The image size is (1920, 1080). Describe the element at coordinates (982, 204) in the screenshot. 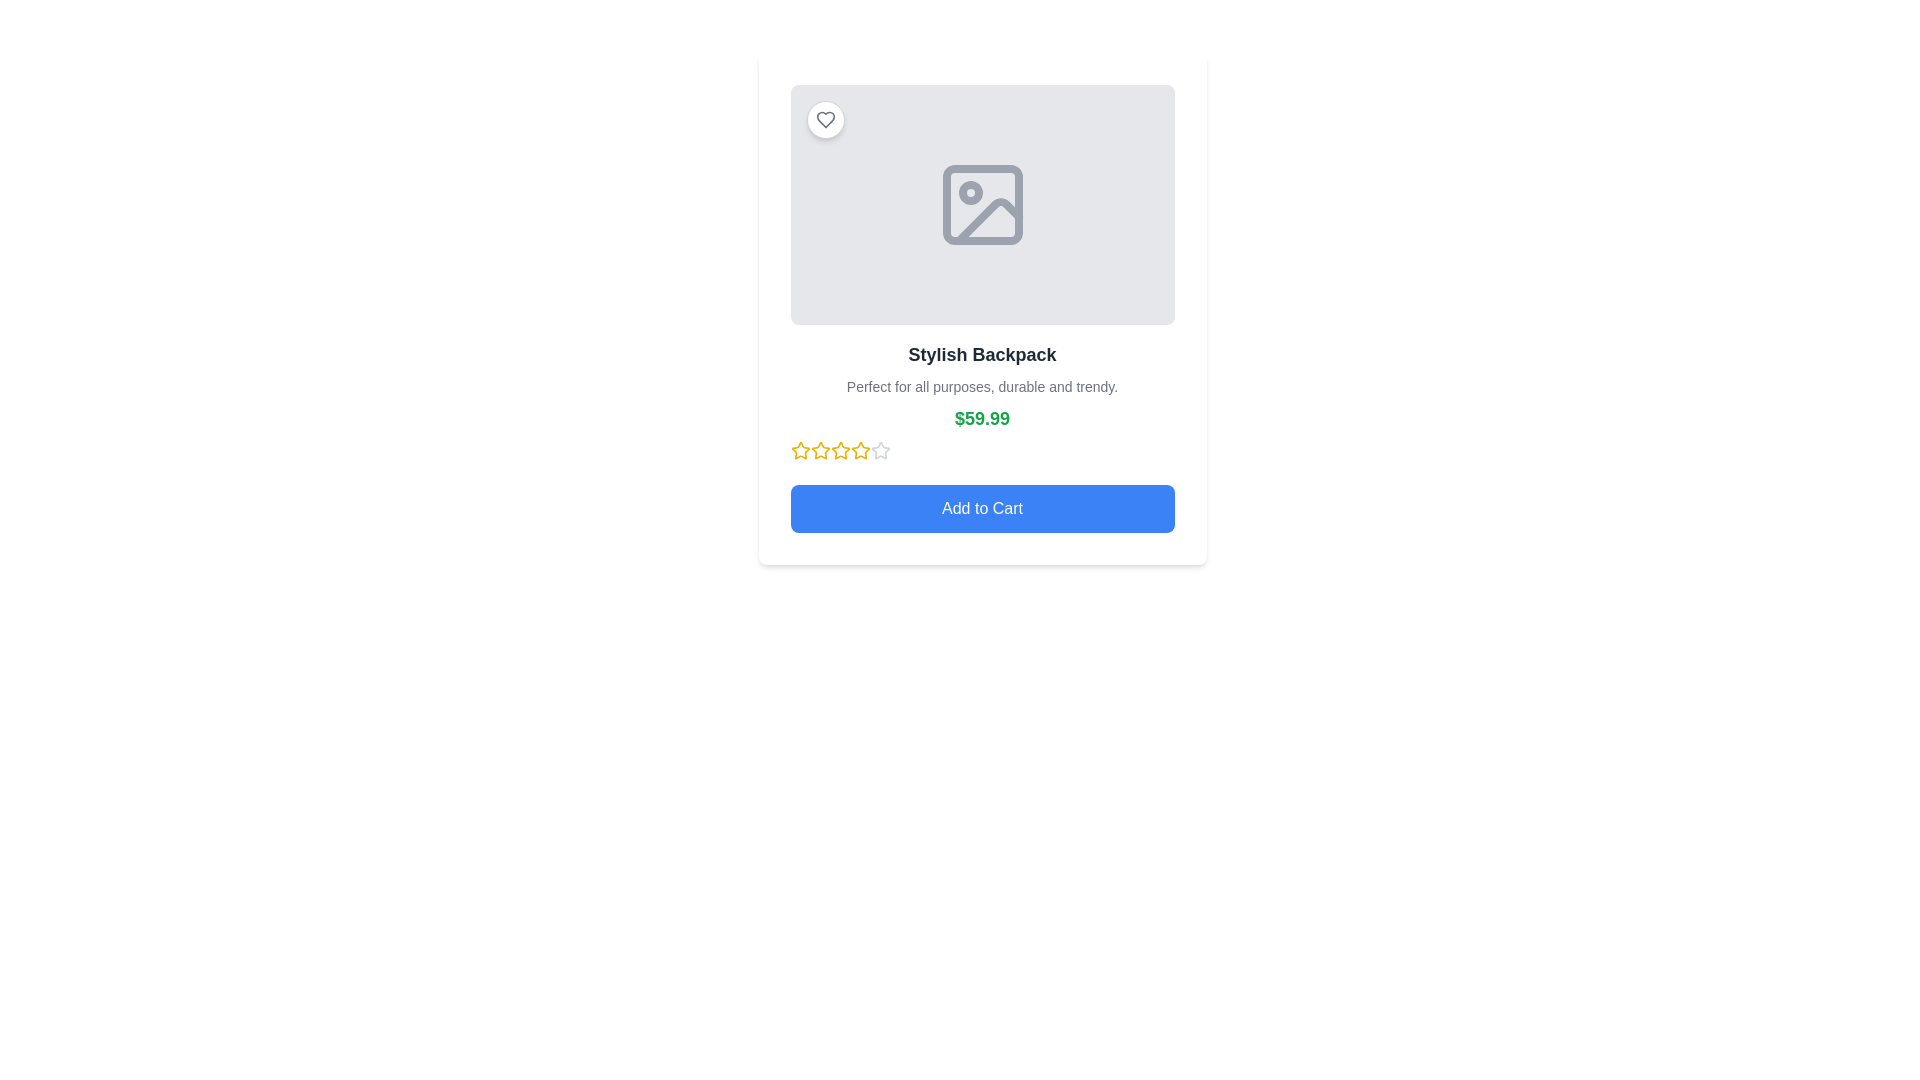

I see `the Placeholder Icon, which is a light gray rounded rectangle located in the upper section of the card layout, above the product title and price details` at that location.